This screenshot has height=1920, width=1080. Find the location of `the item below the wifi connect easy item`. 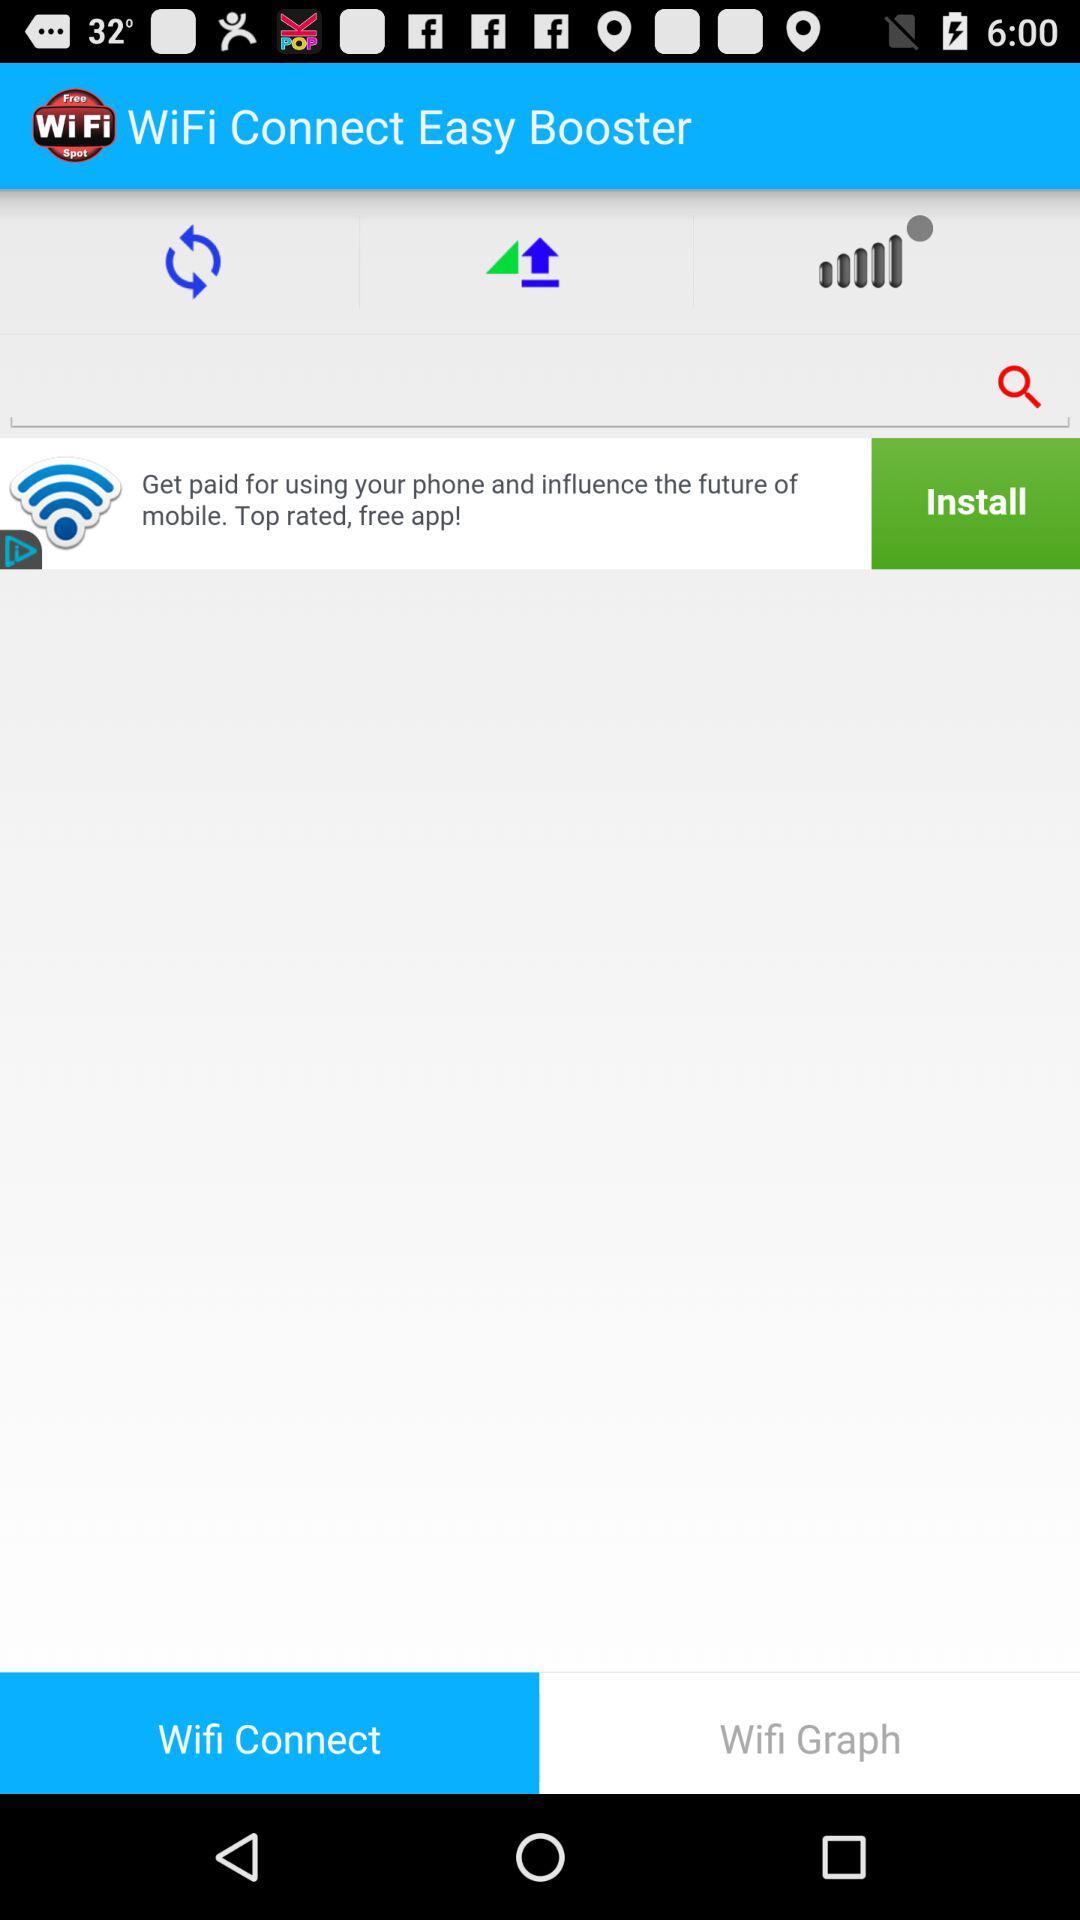

the item below the wifi connect easy item is located at coordinates (192, 260).